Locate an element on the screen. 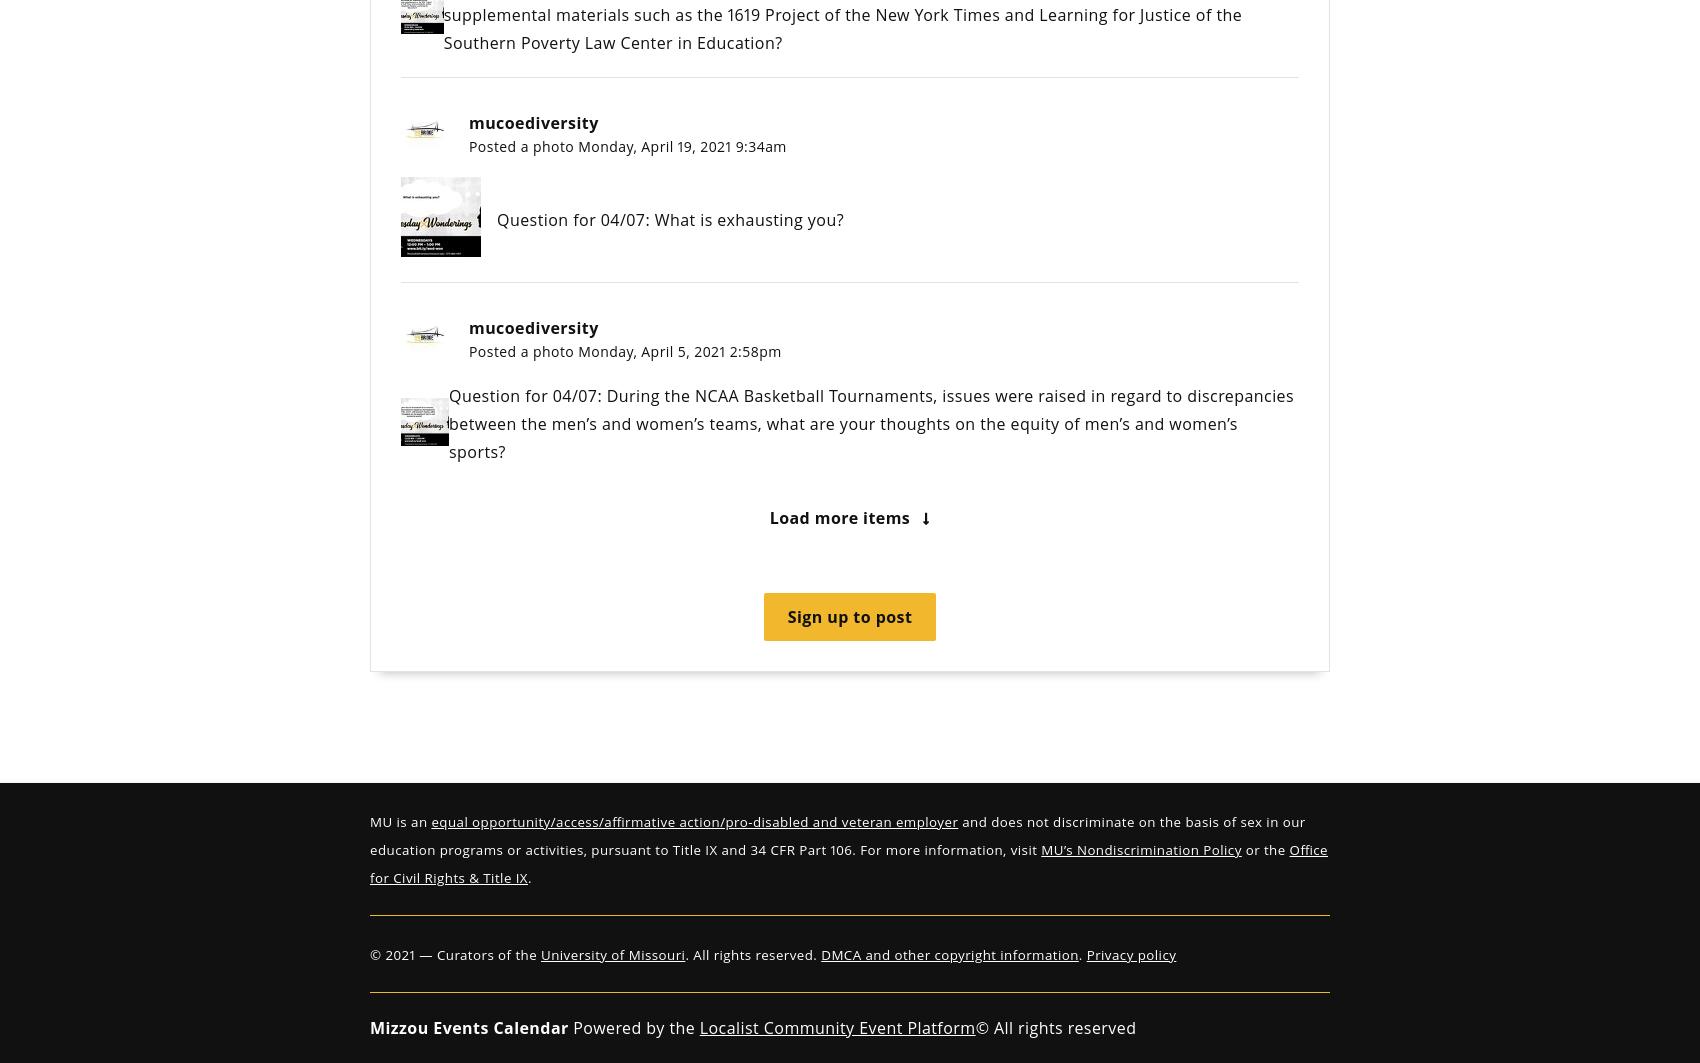 The height and width of the screenshot is (1063, 1700). '— Curators of the' is located at coordinates (478, 953).